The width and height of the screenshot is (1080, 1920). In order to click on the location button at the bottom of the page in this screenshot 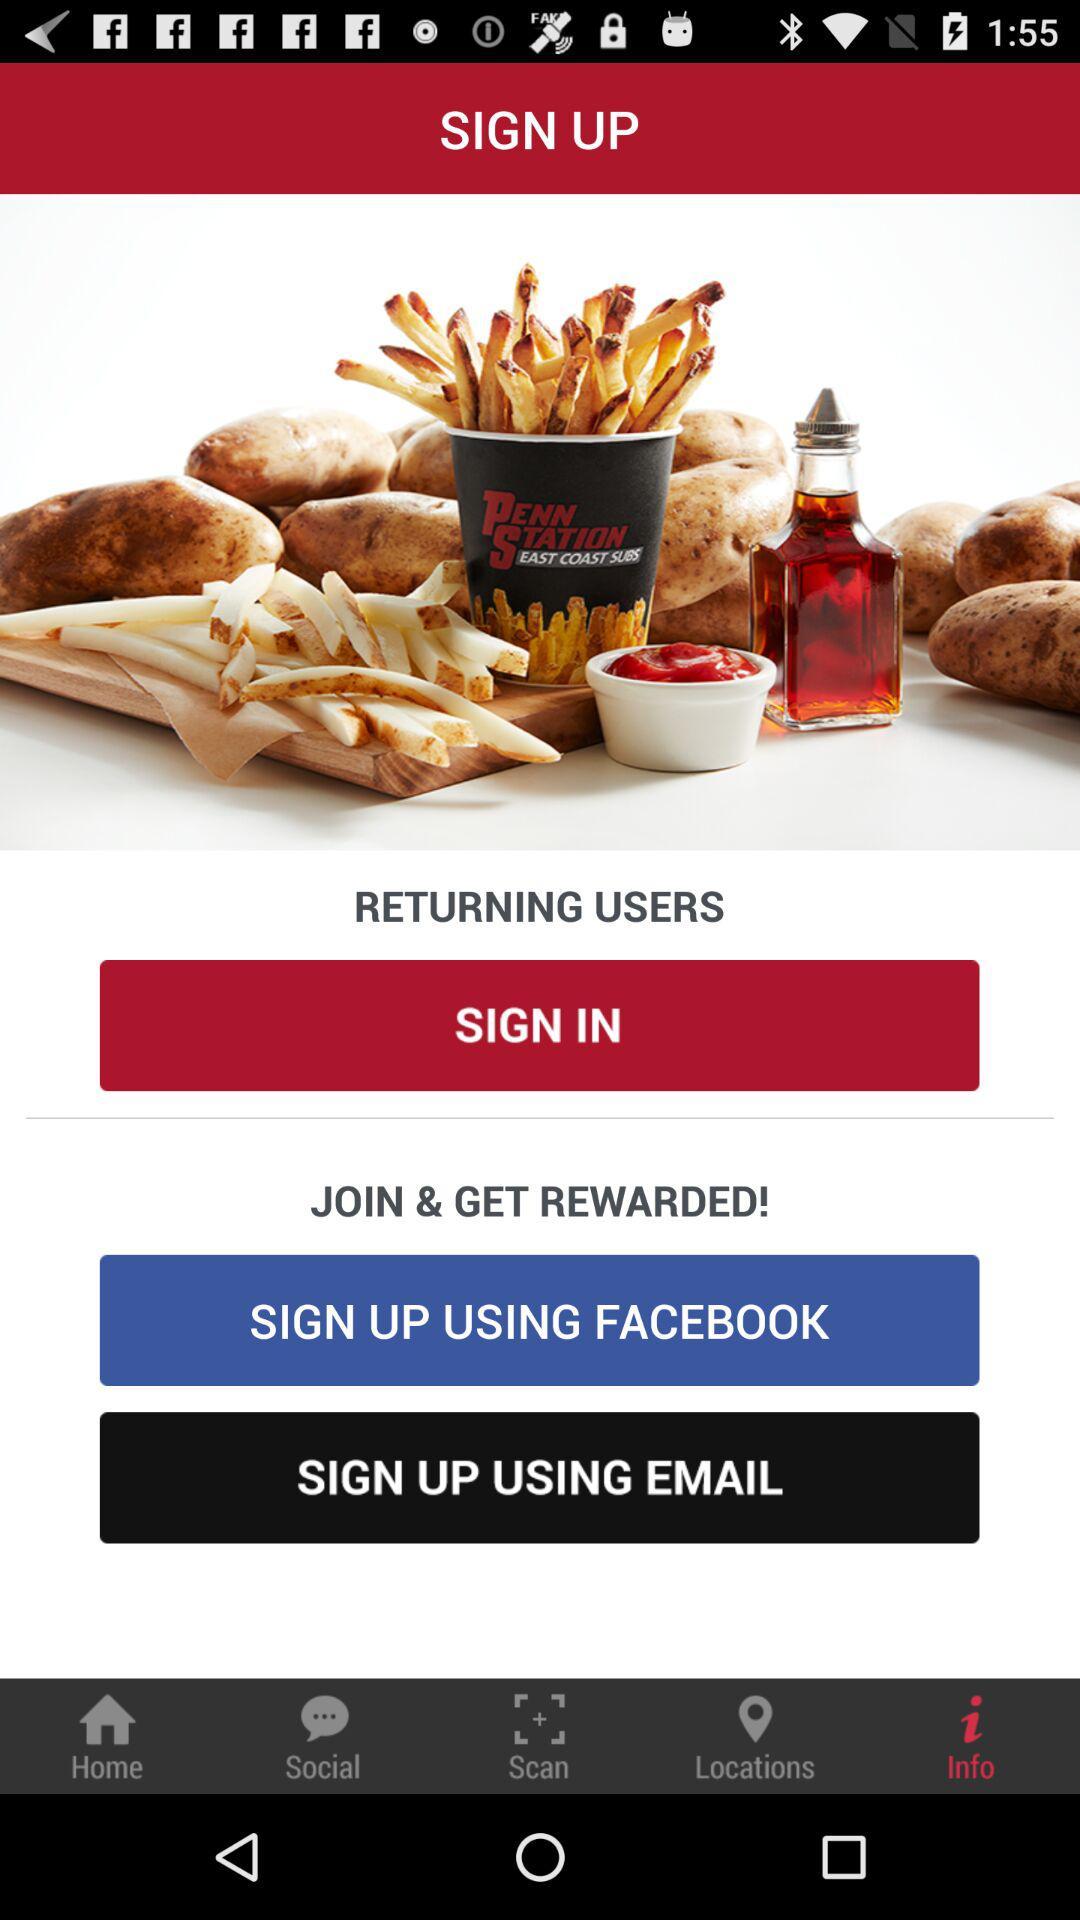, I will do `click(755, 1735)`.